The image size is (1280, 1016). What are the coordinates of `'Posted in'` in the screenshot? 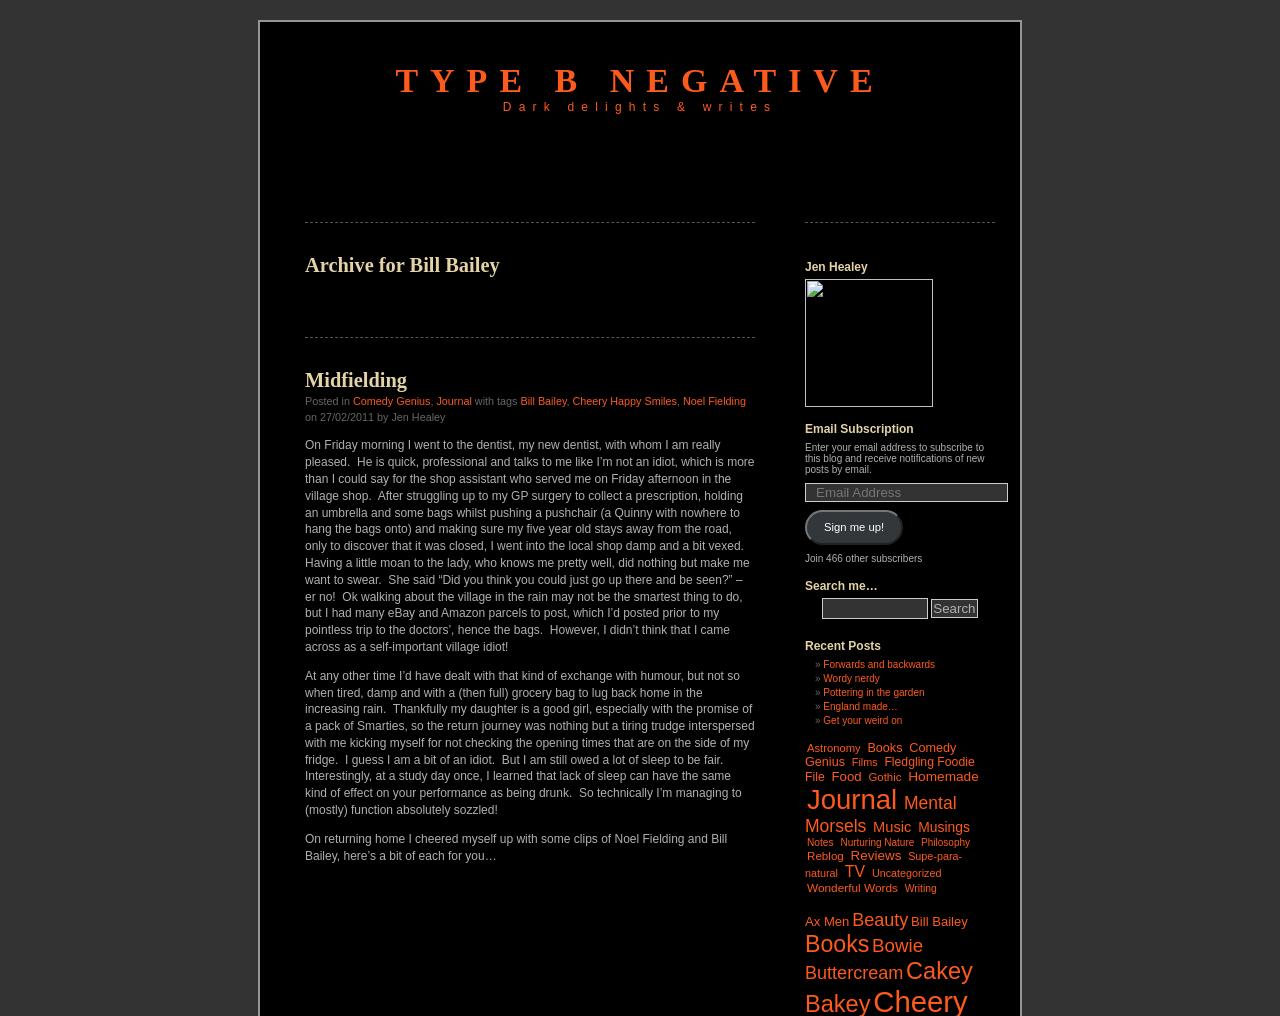 It's located at (328, 398).